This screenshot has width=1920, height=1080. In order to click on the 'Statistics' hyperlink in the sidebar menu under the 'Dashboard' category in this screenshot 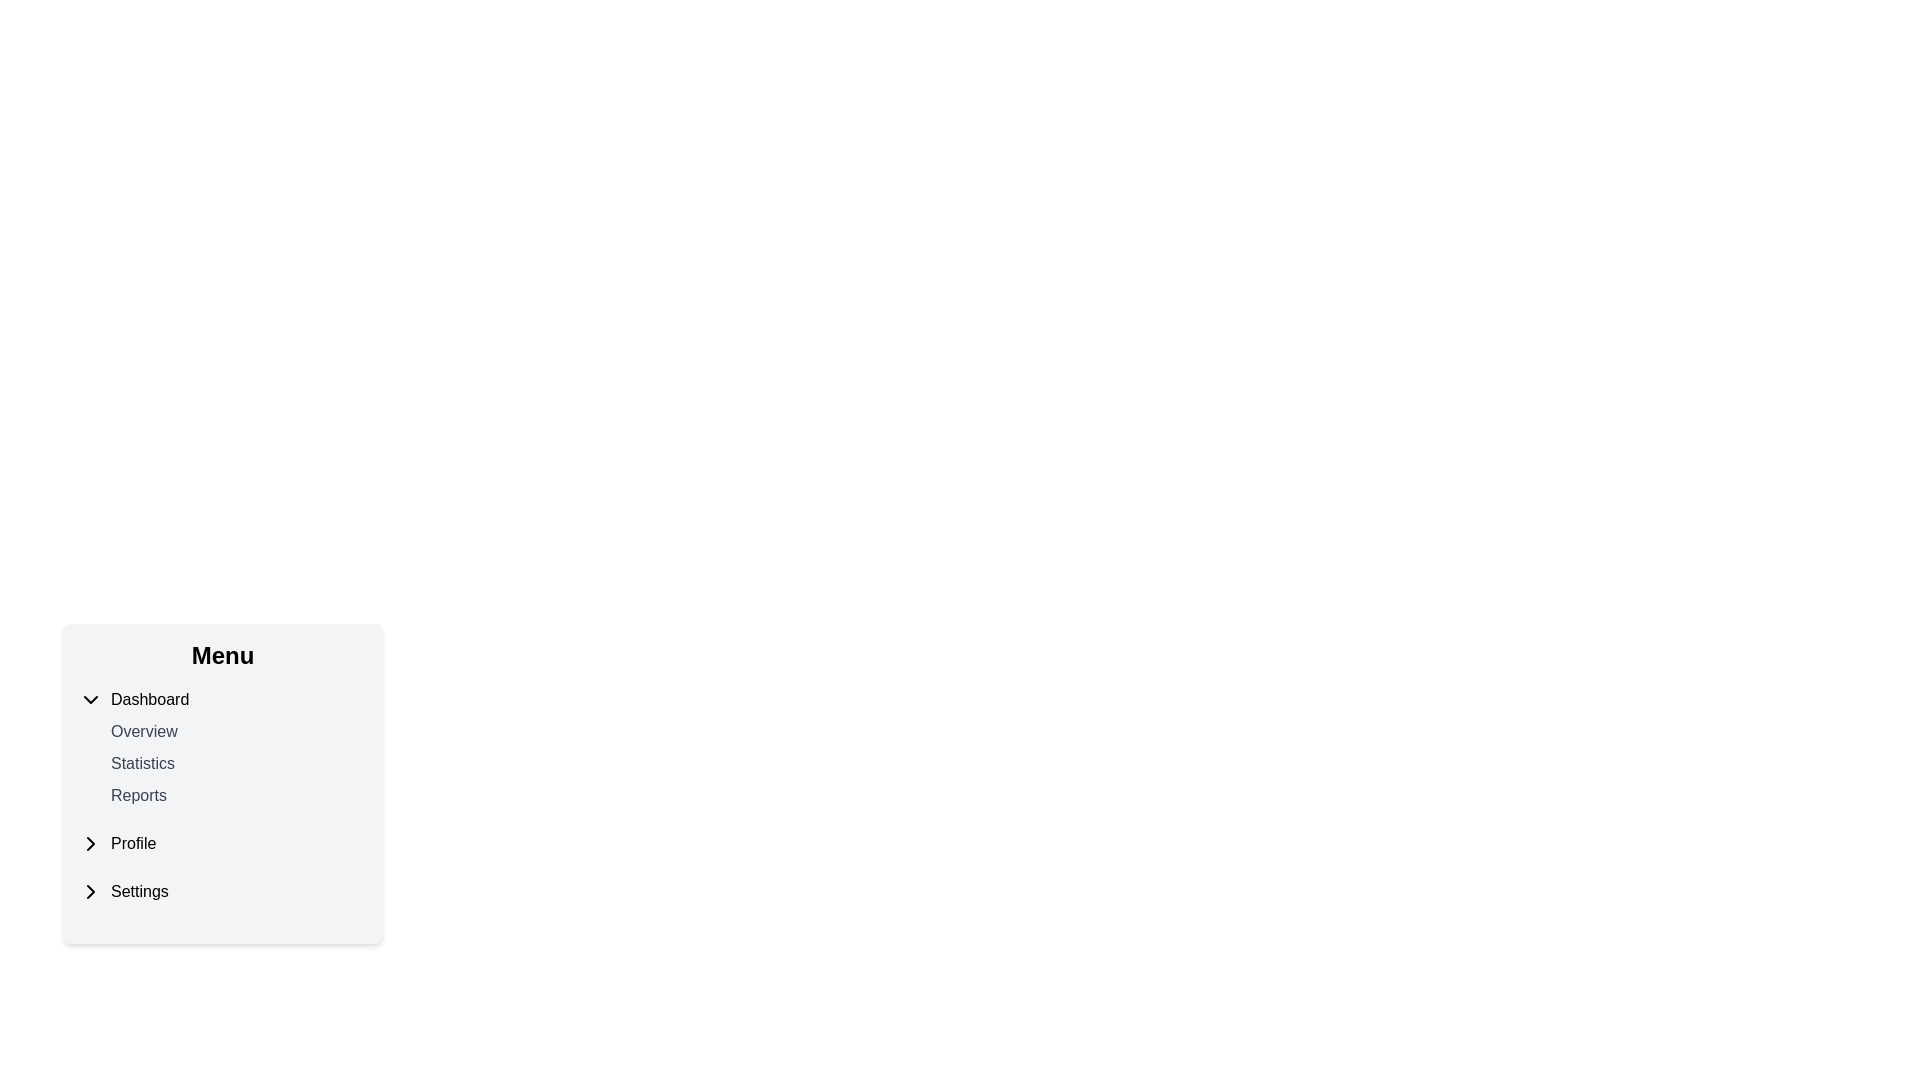, I will do `click(142, 763)`.